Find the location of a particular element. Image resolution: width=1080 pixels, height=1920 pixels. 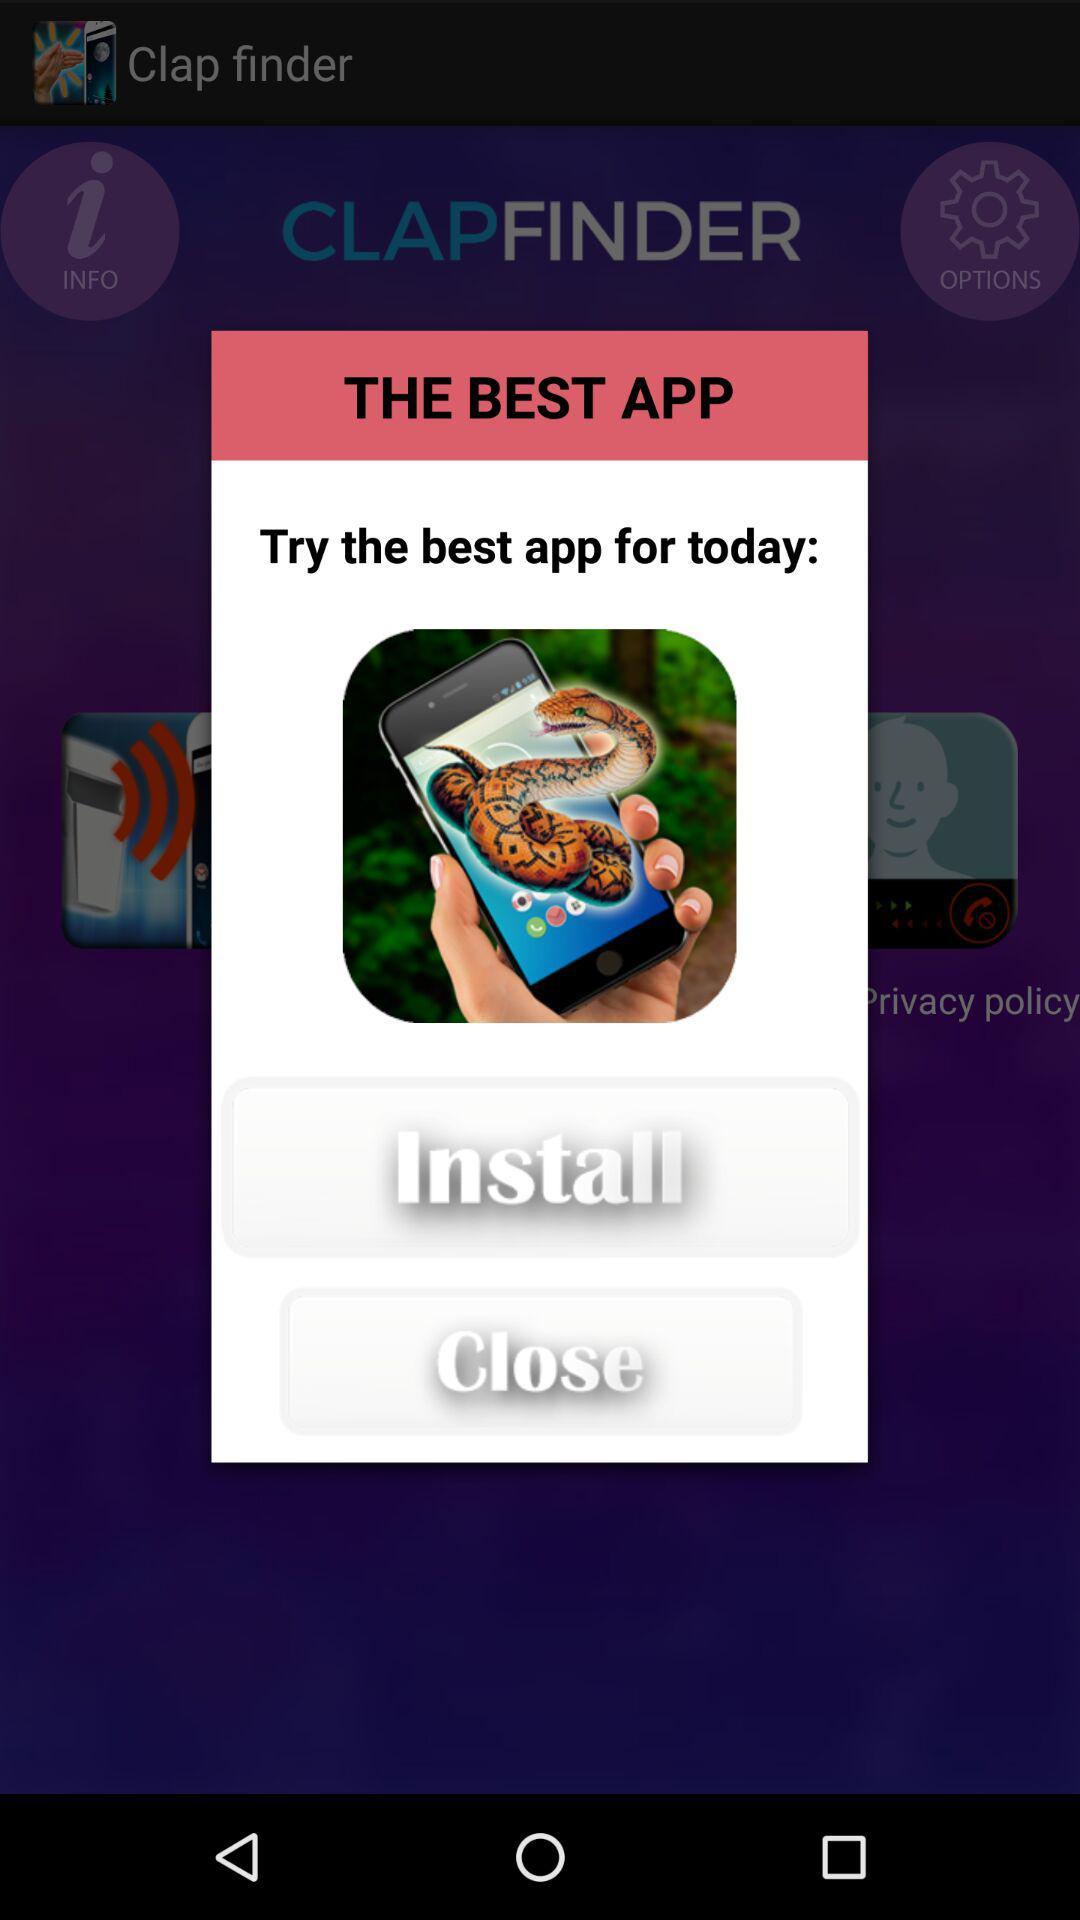

the advertisement is located at coordinates (538, 1360).